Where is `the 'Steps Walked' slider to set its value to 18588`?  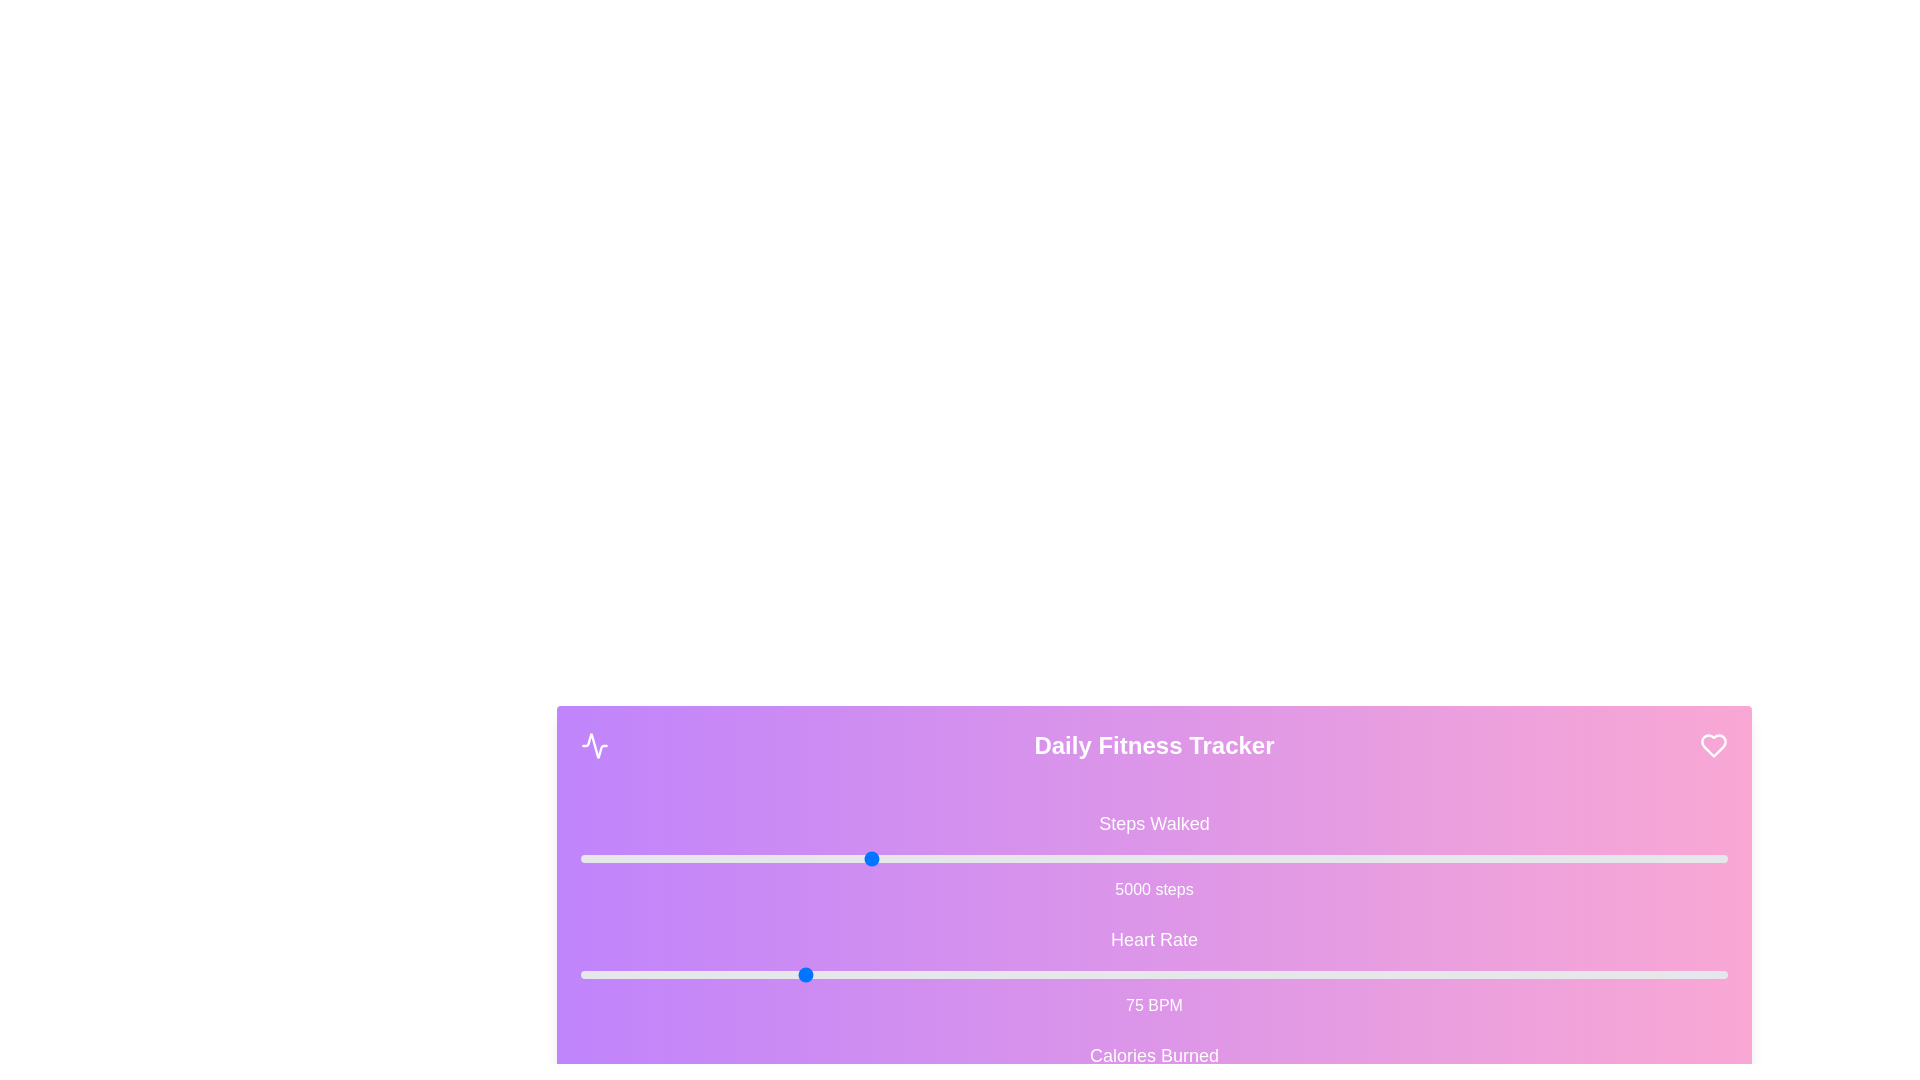 the 'Steps Walked' slider to set its value to 18588 is located at coordinates (1646, 858).